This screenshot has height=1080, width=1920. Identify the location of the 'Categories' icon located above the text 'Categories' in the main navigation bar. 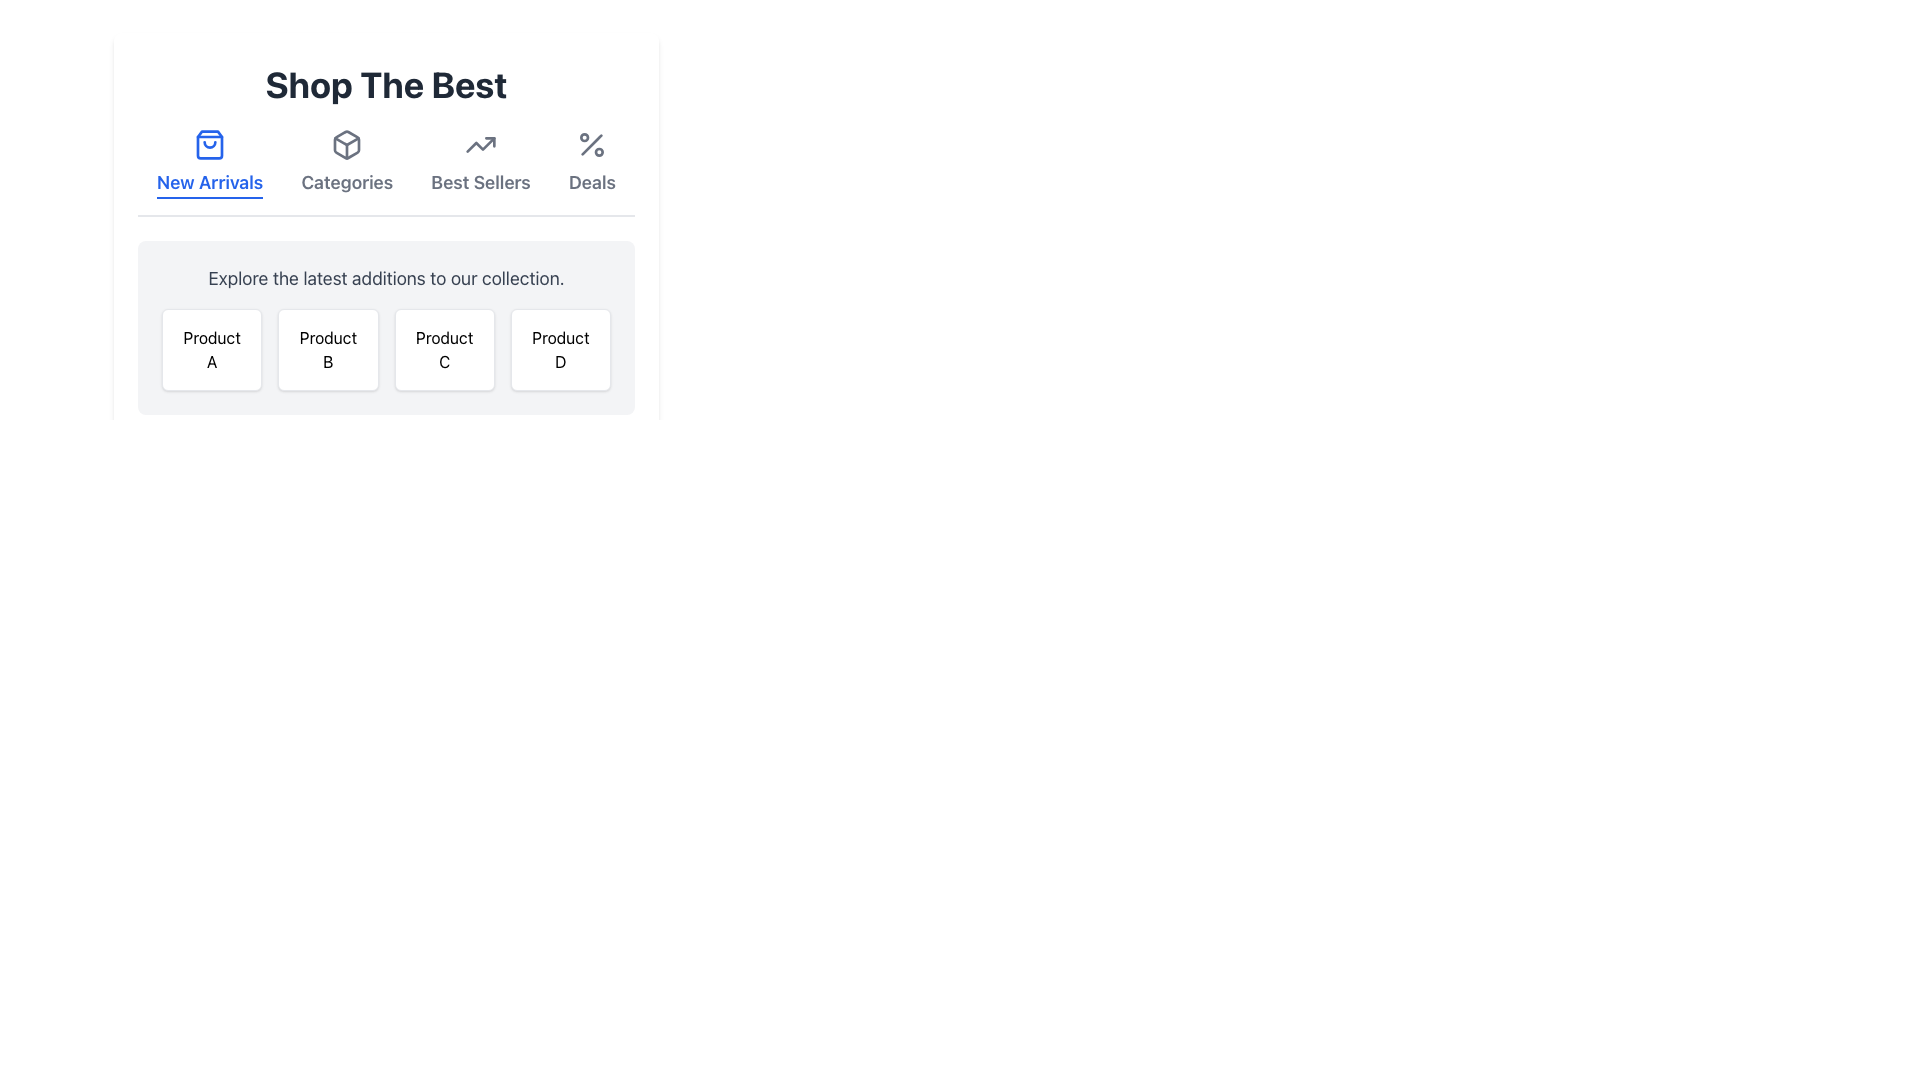
(346, 144).